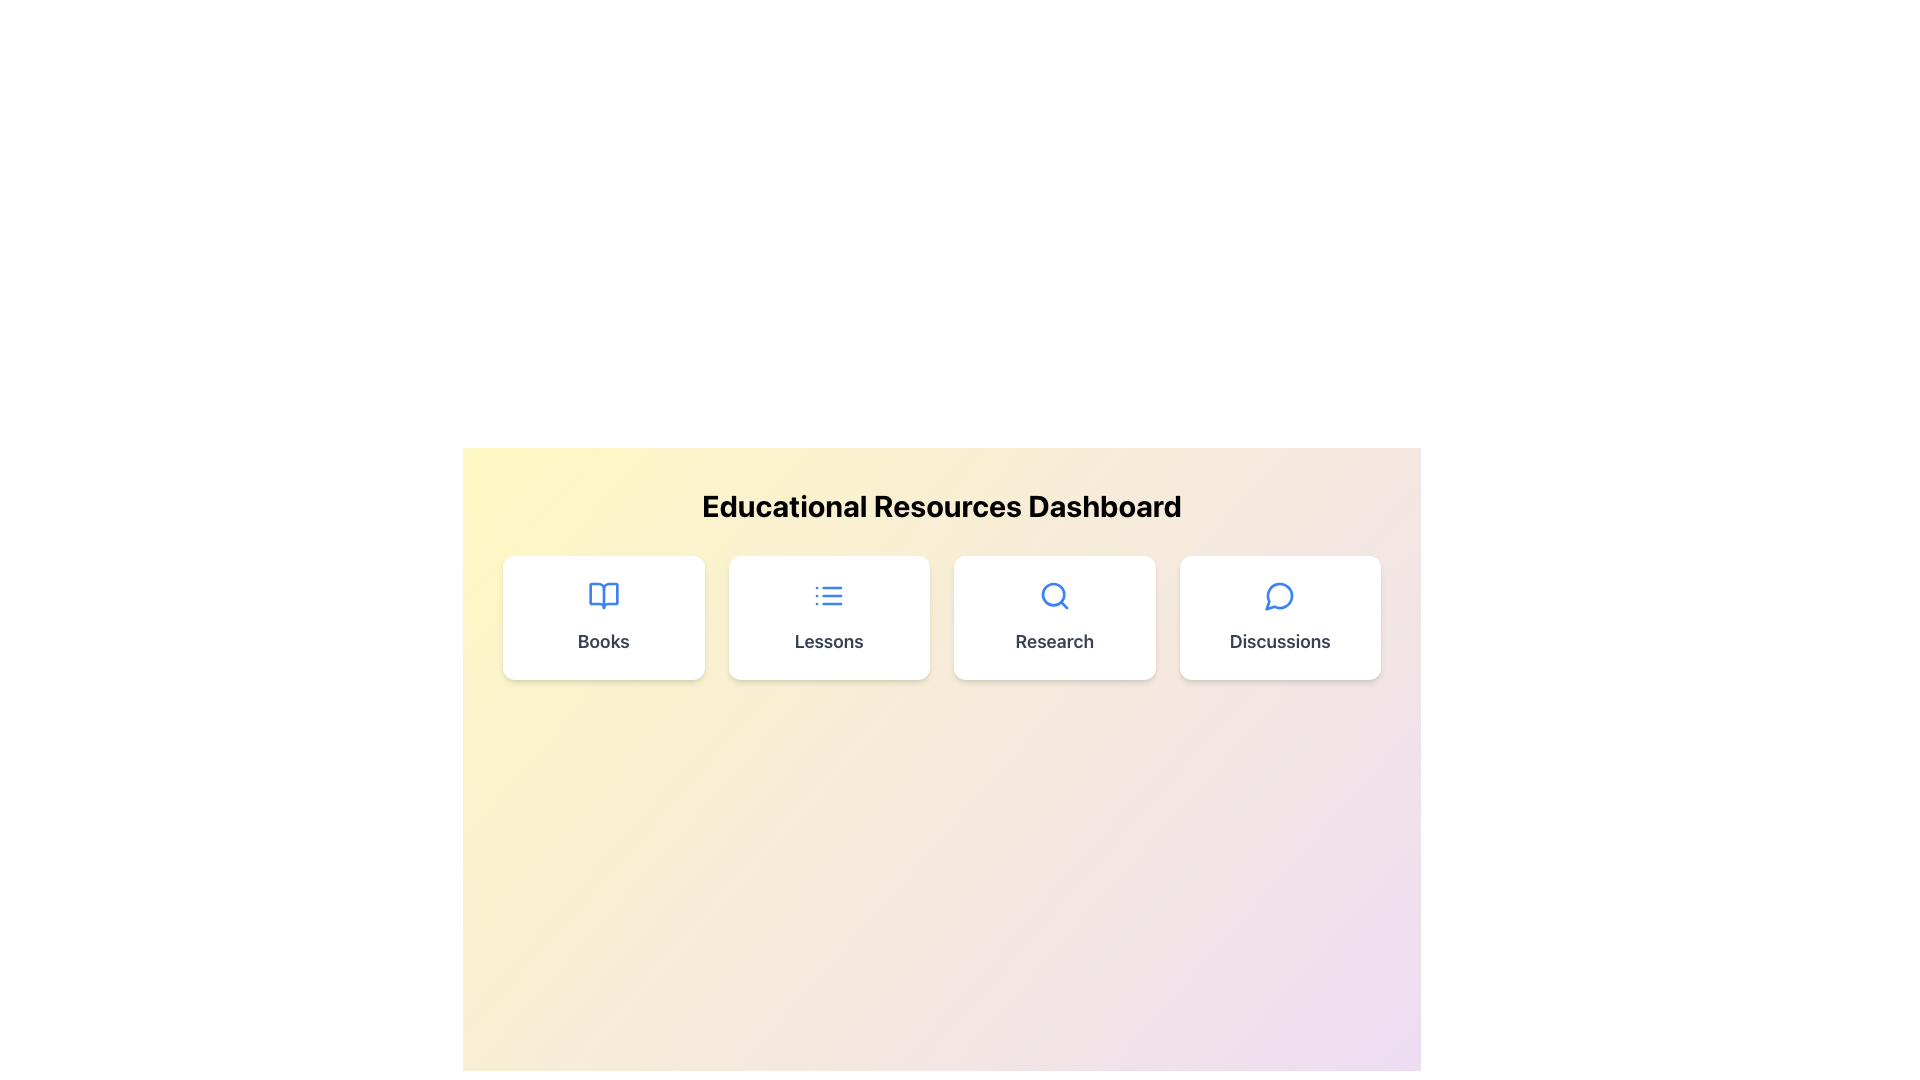 The width and height of the screenshot is (1920, 1080). Describe the element at coordinates (1053, 616) in the screenshot. I see `the 'Research' card element, which is a rectangular card with rounded corners and features a magnifying glass icon at the top` at that location.